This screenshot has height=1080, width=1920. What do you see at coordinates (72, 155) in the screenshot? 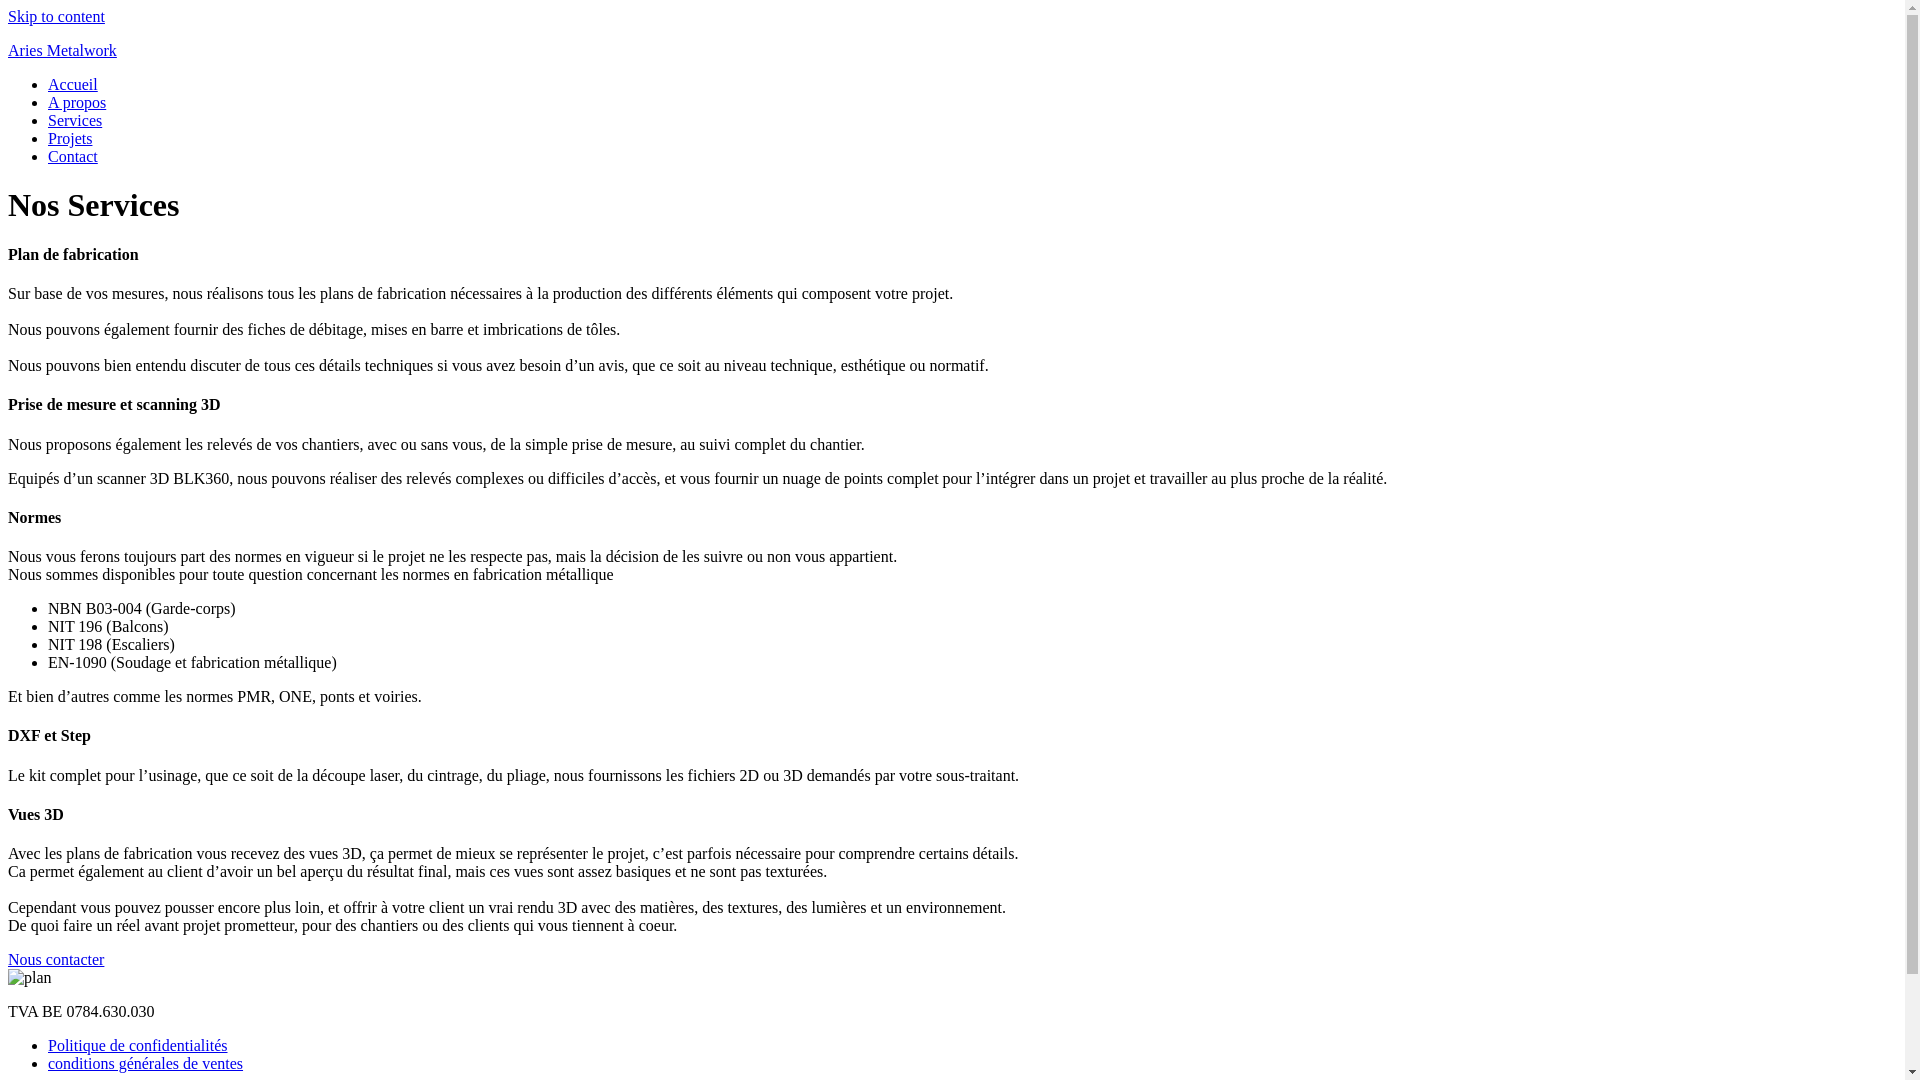
I see `'Contact'` at bounding box center [72, 155].